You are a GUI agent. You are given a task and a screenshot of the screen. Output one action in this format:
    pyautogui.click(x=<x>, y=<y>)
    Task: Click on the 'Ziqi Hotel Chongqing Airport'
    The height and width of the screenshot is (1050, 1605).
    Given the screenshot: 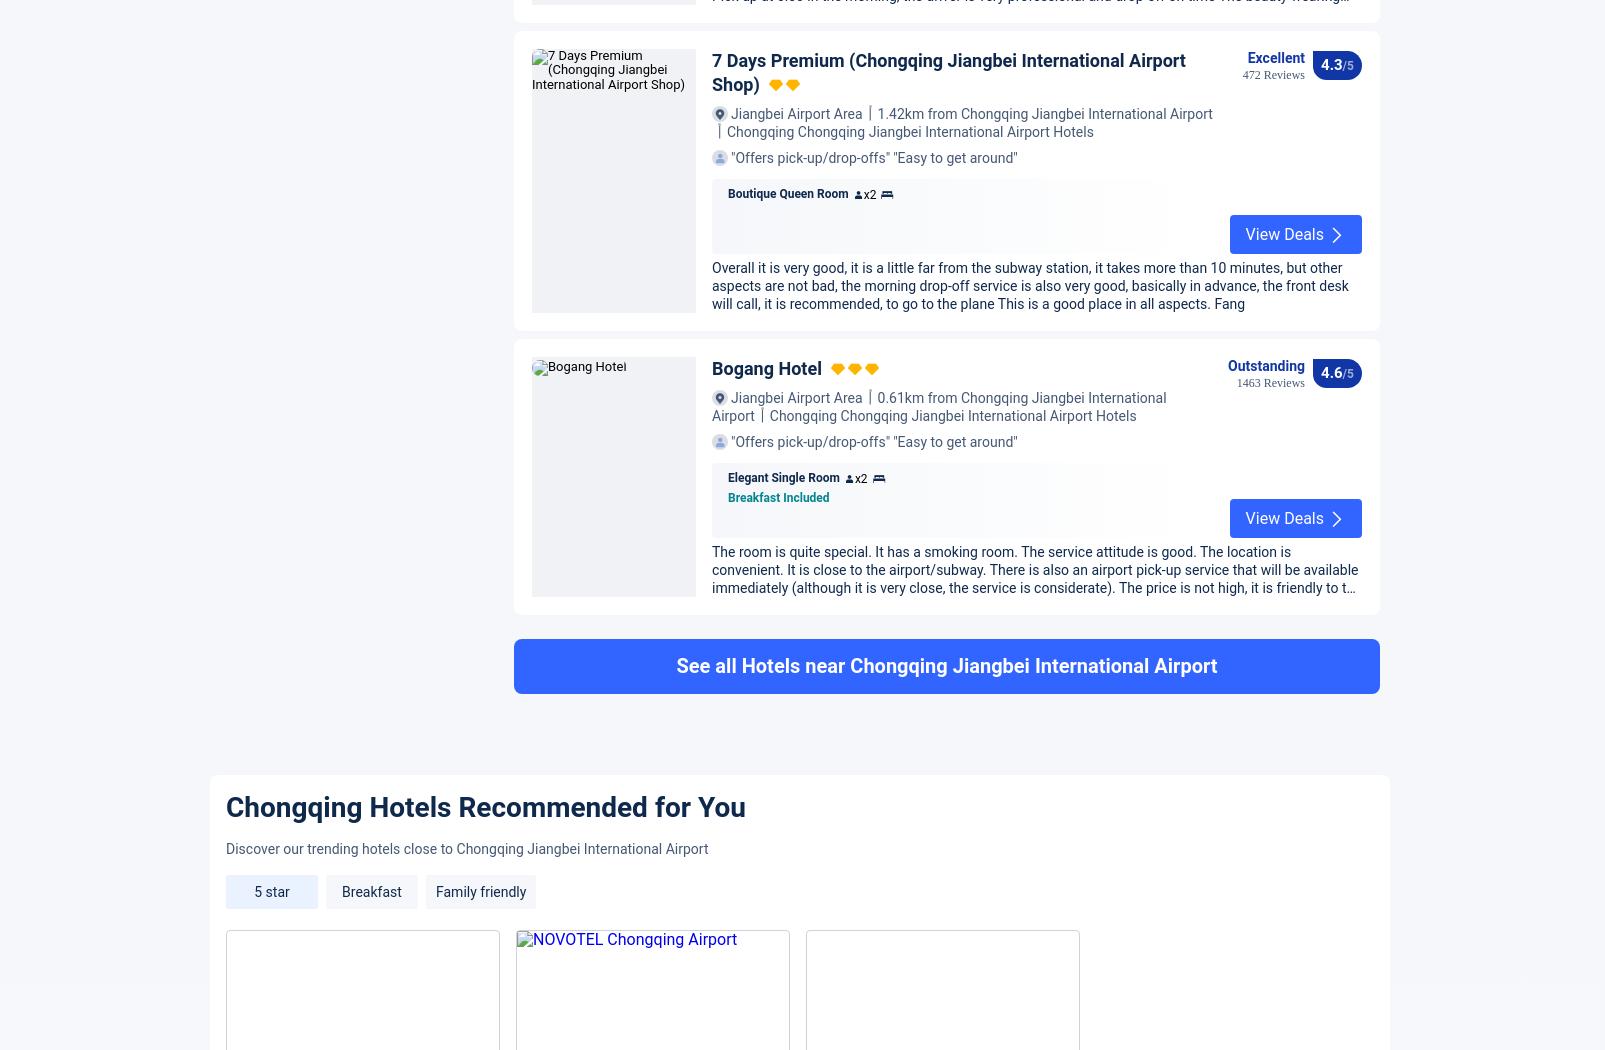 What is the action you would take?
    pyautogui.click(x=711, y=581)
    